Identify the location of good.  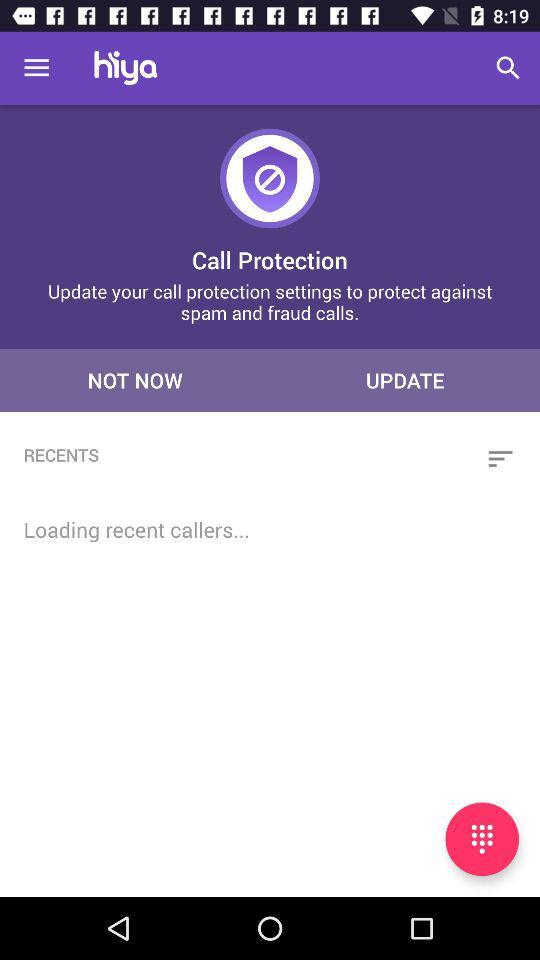
(481, 839).